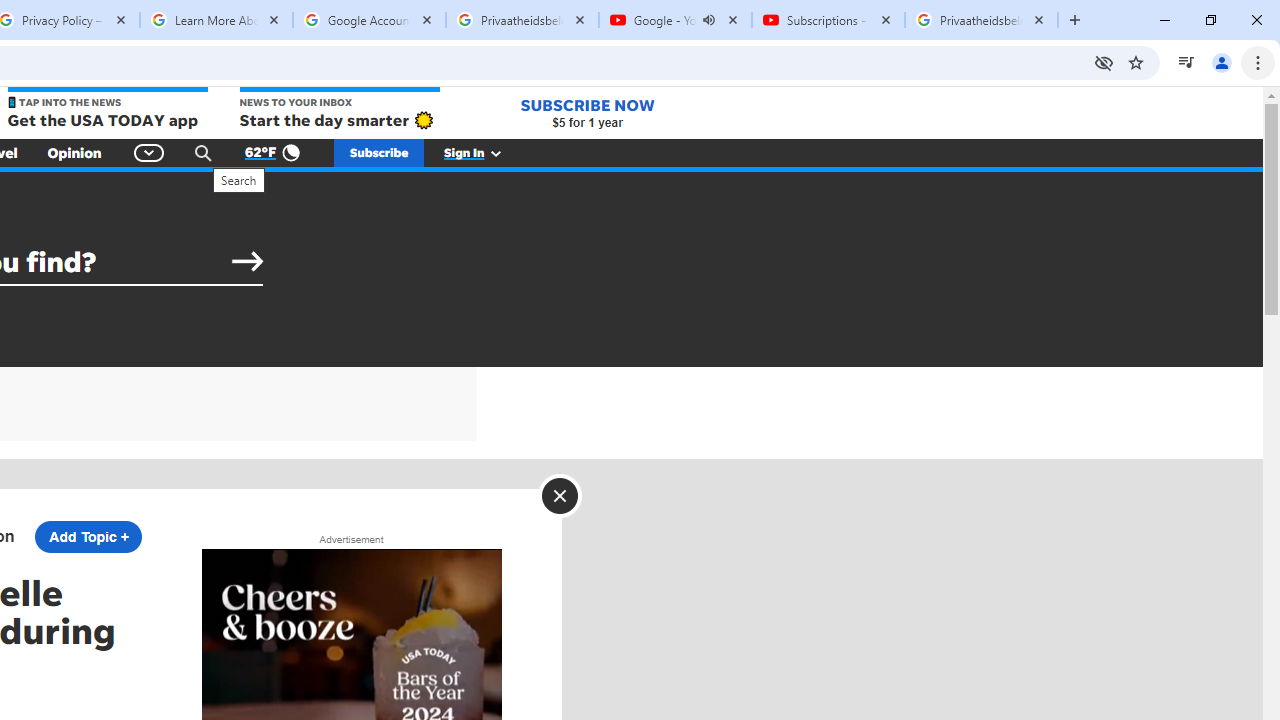  Describe the element at coordinates (148, 152) in the screenshot. I see `'Global Navigation'` at that location.